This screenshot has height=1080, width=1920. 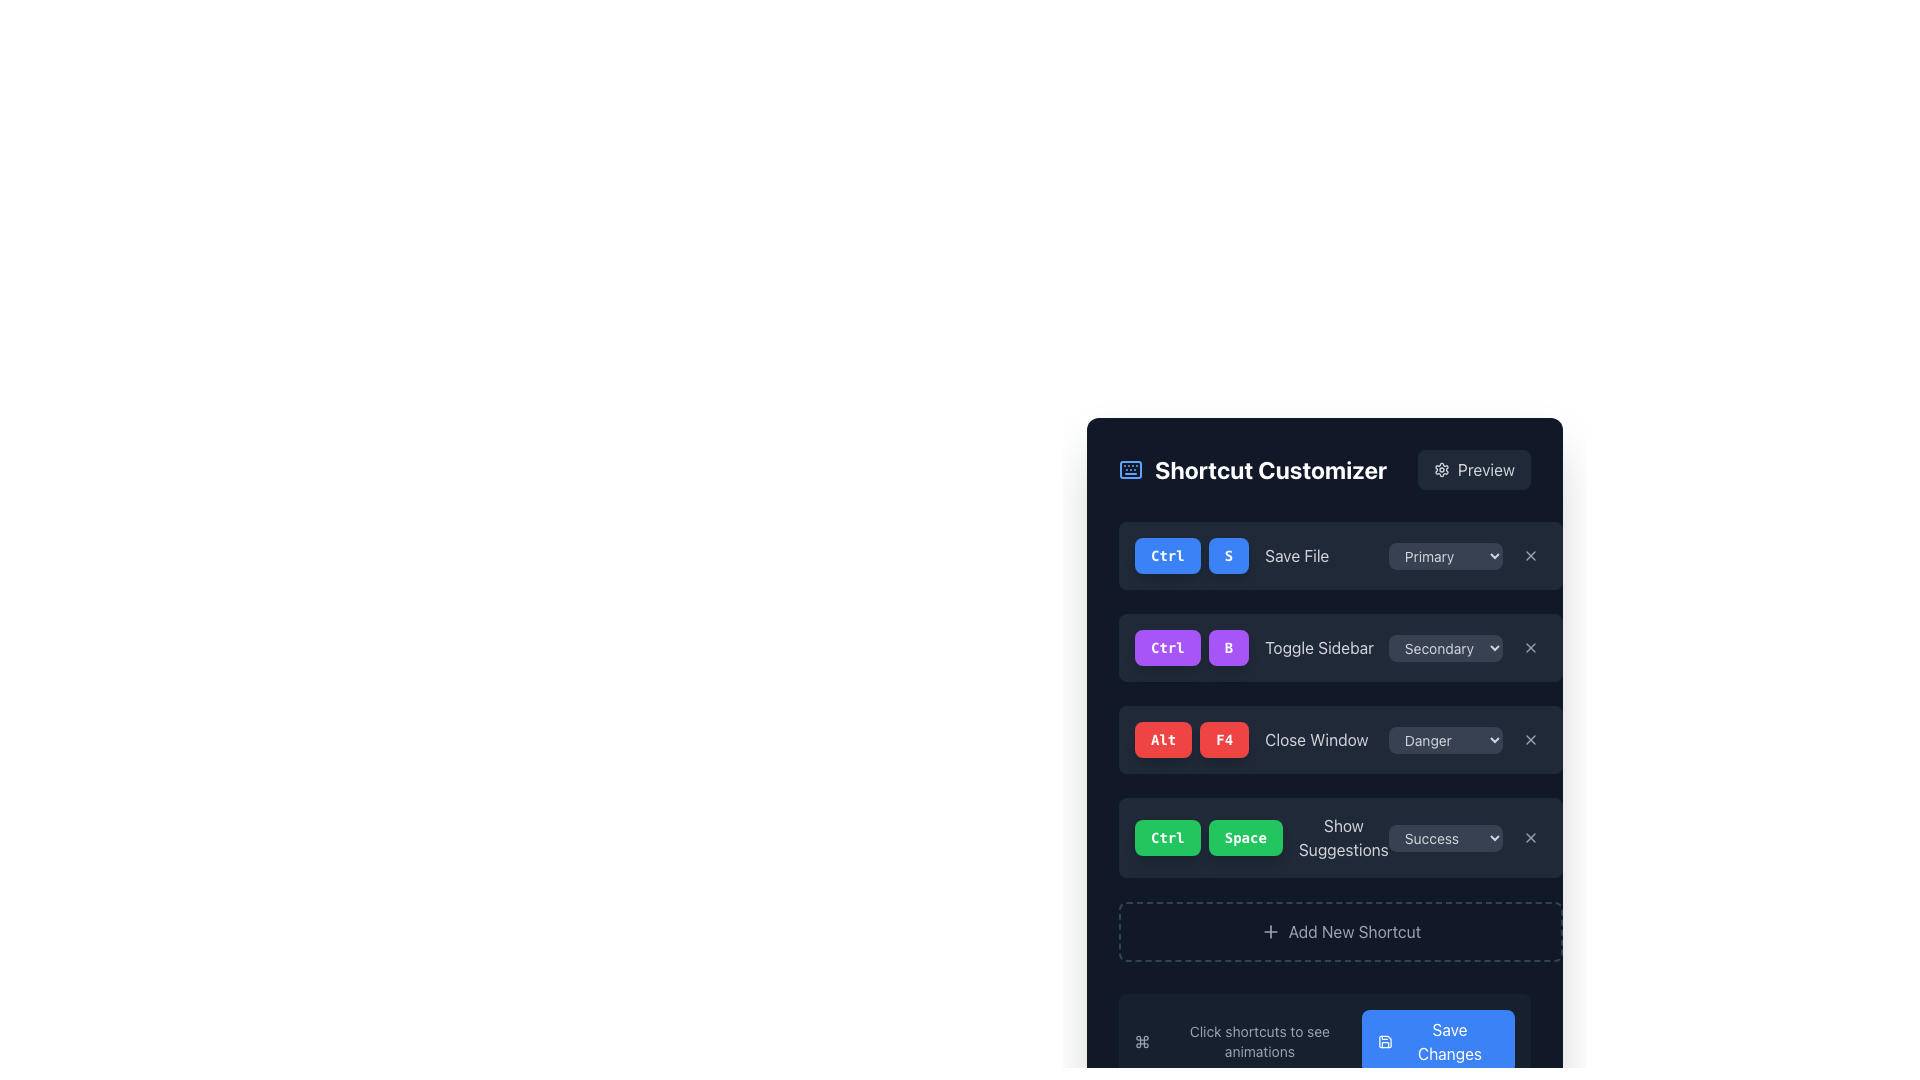 I want to click on the descriptive label for the shortcut action assigned to 'Alt' + 'F4', which indicates the operation of closing a window, so click(x=1316, y=740).